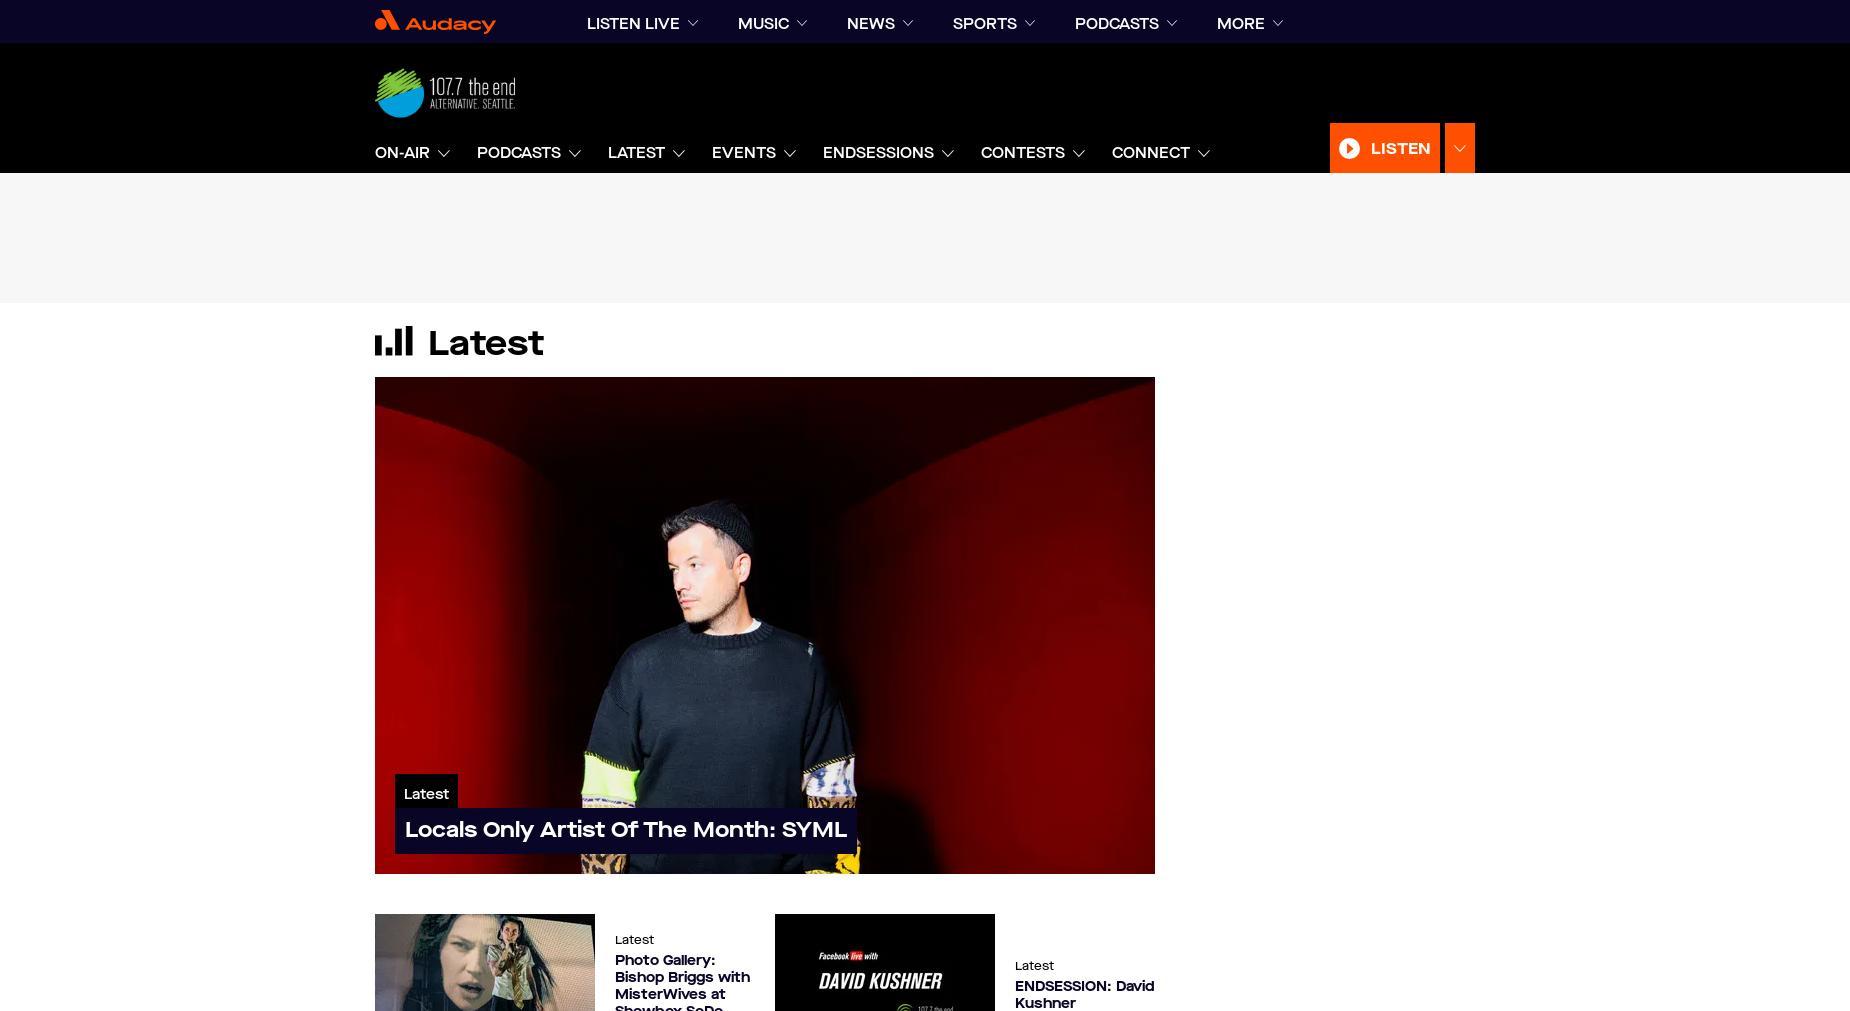 This screenshot has height=1011, width=1850. Describe the element at coordinates (763, 22) in the screenshot. I see `'music'` at that location.